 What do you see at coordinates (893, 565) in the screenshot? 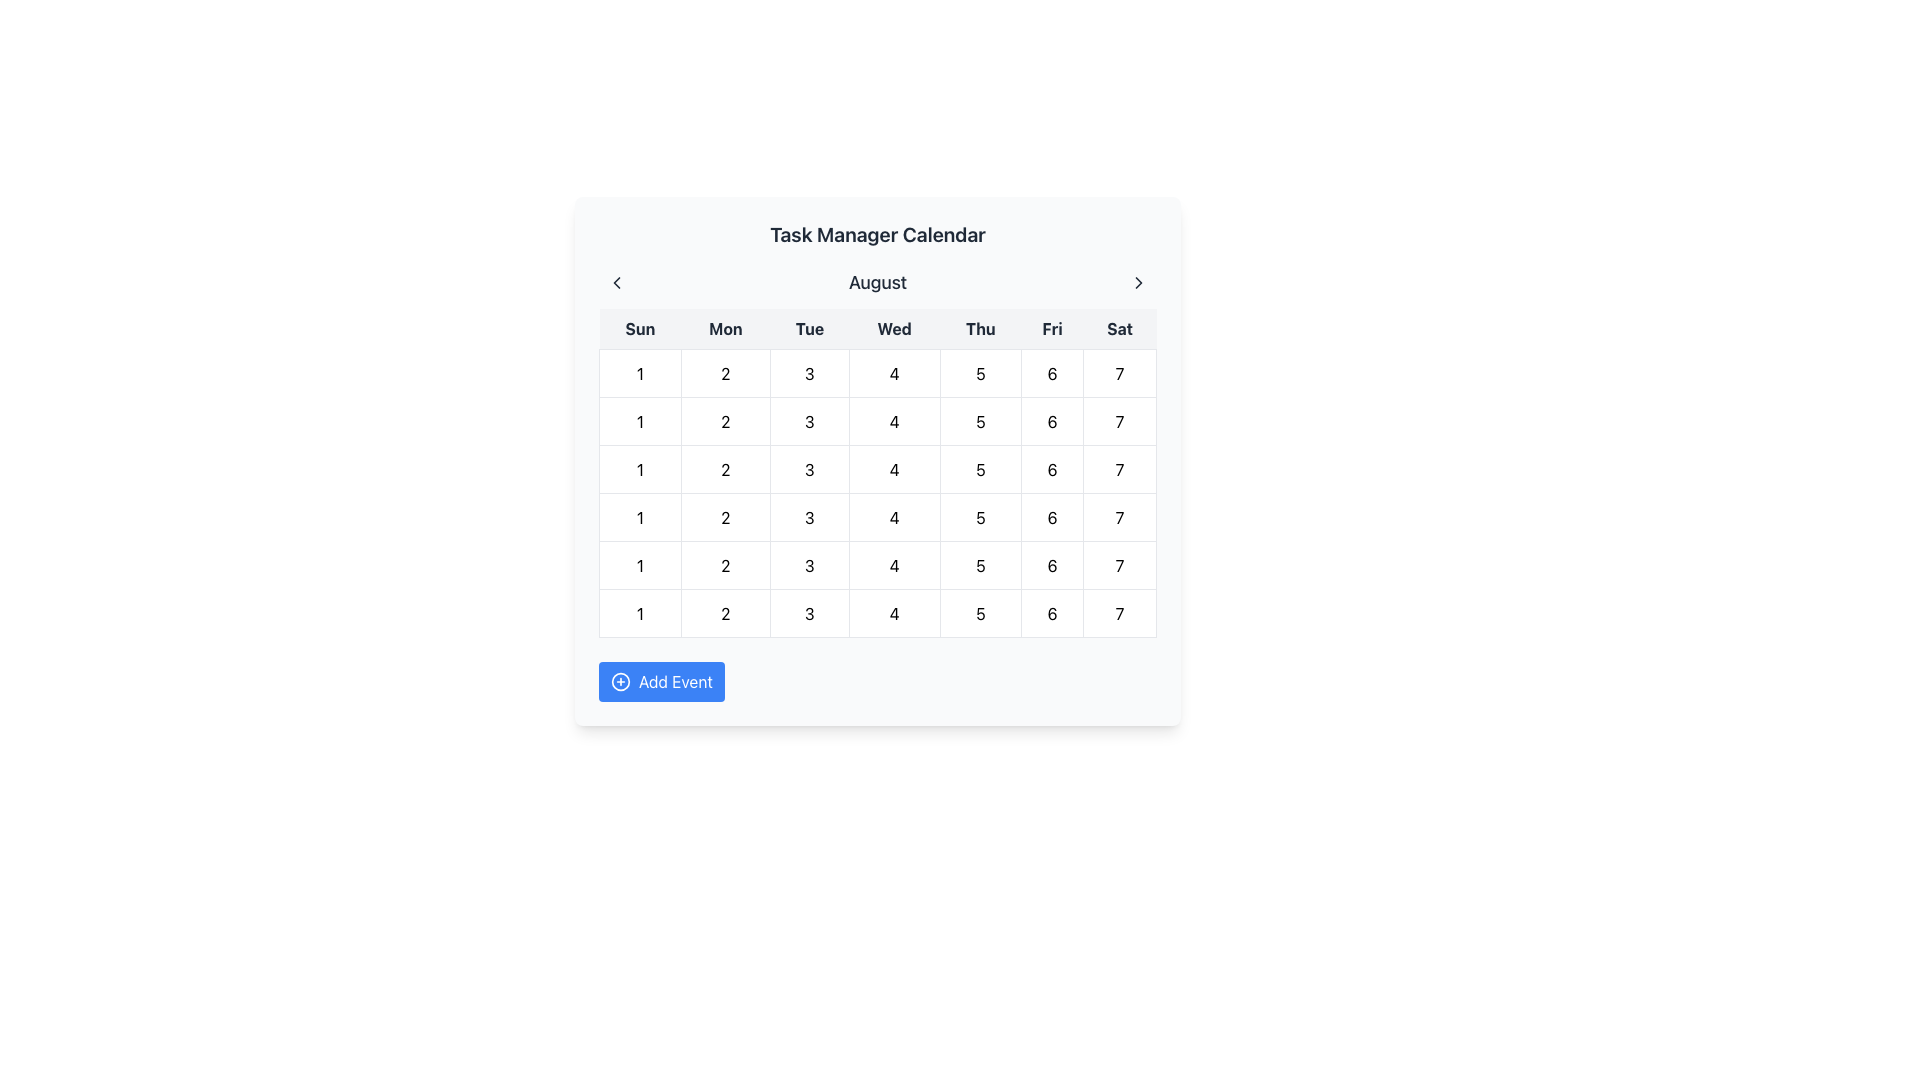
I see `the Calendar Day Cell marked with the numeral '4' located under the 'Wed' column in the calendar interface` at bounding box center [893, 565].